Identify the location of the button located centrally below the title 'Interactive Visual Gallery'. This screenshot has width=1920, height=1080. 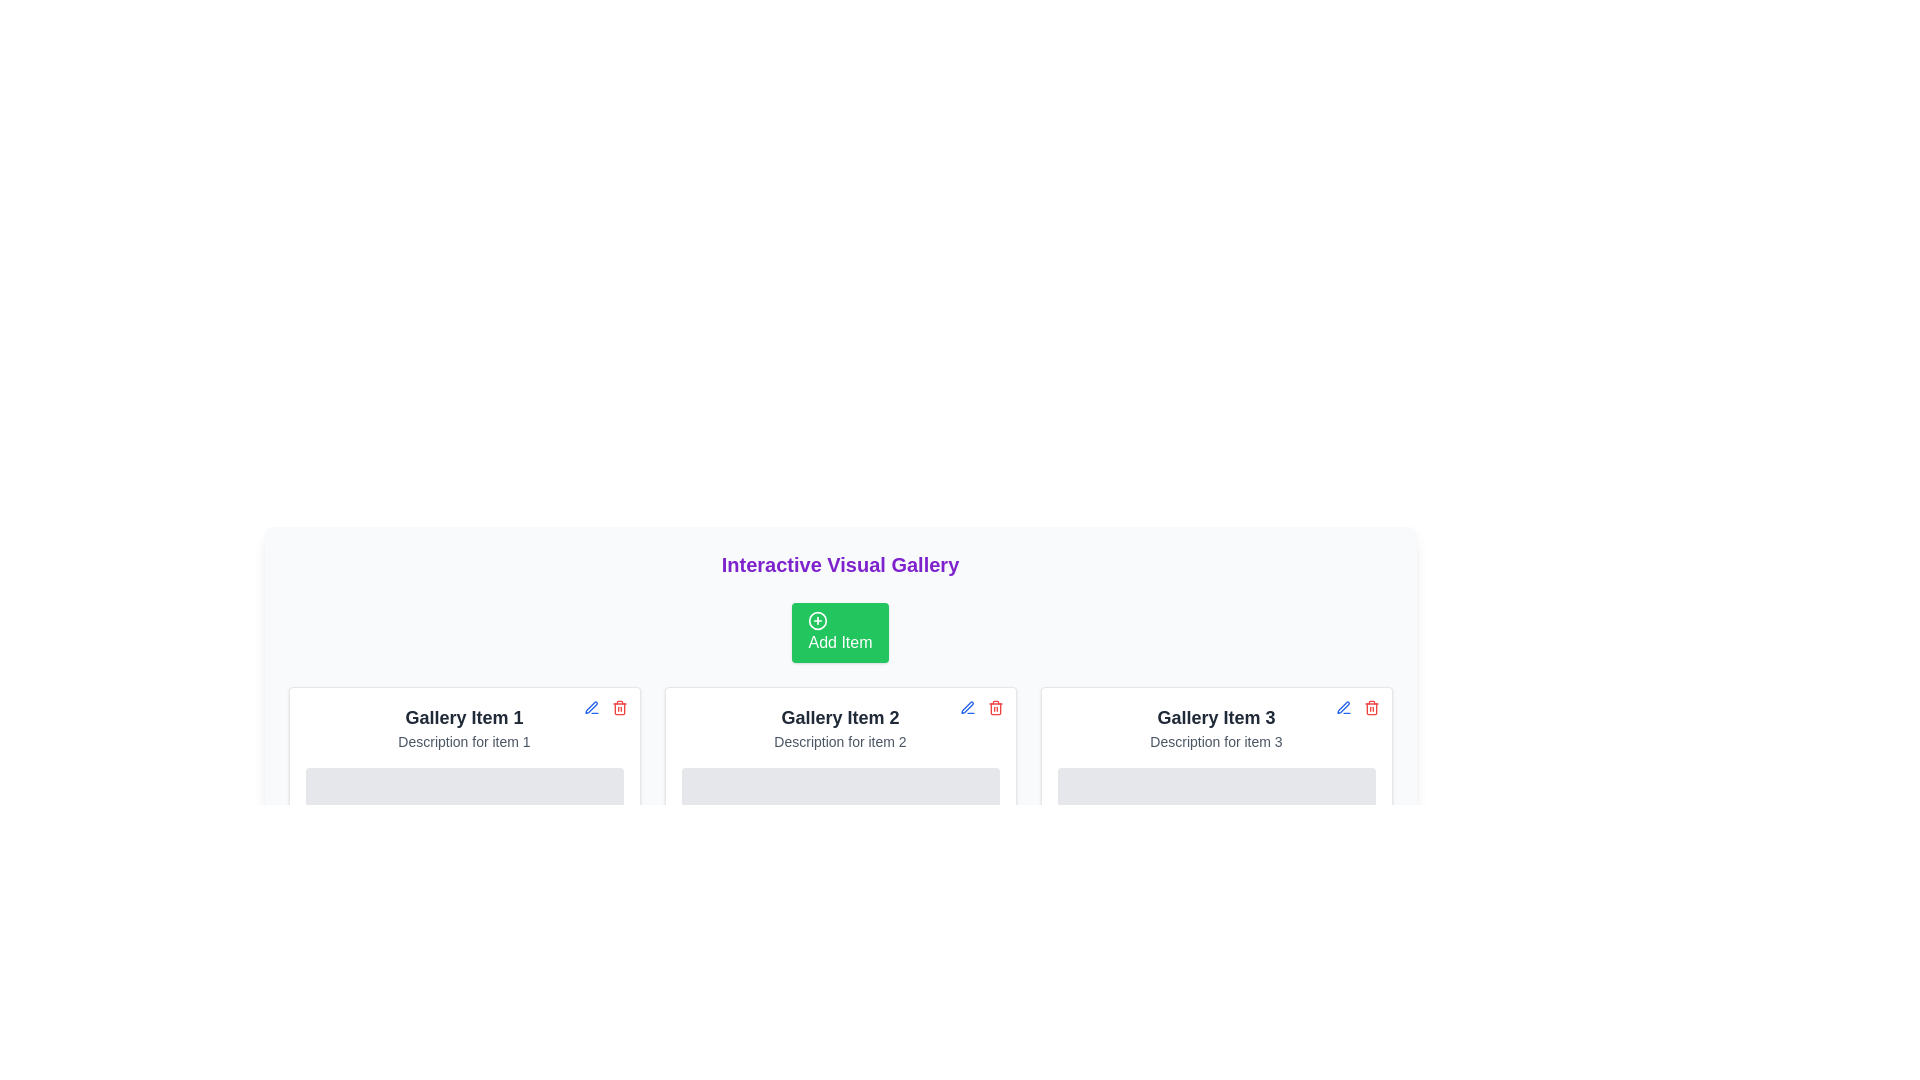
(840, 632).